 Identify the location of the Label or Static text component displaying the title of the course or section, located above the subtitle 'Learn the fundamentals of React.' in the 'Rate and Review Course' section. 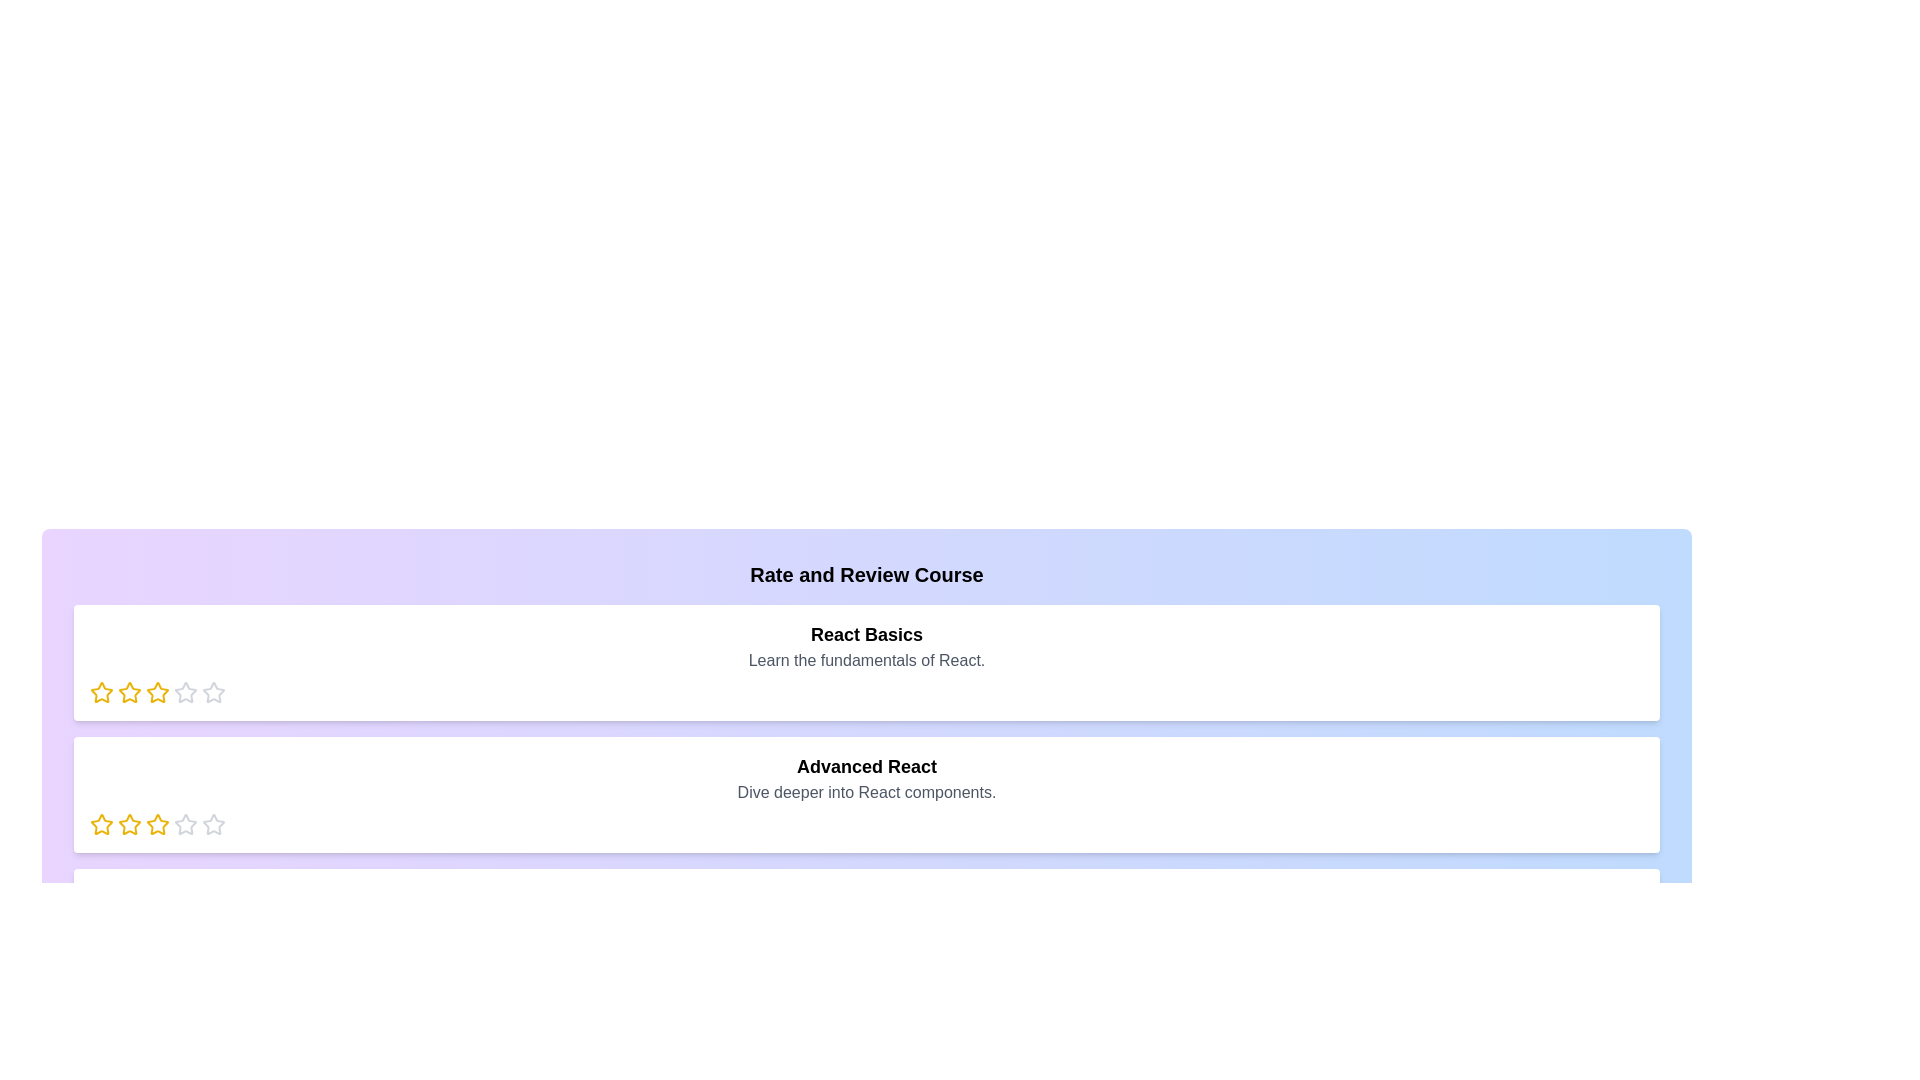
(867, 635).